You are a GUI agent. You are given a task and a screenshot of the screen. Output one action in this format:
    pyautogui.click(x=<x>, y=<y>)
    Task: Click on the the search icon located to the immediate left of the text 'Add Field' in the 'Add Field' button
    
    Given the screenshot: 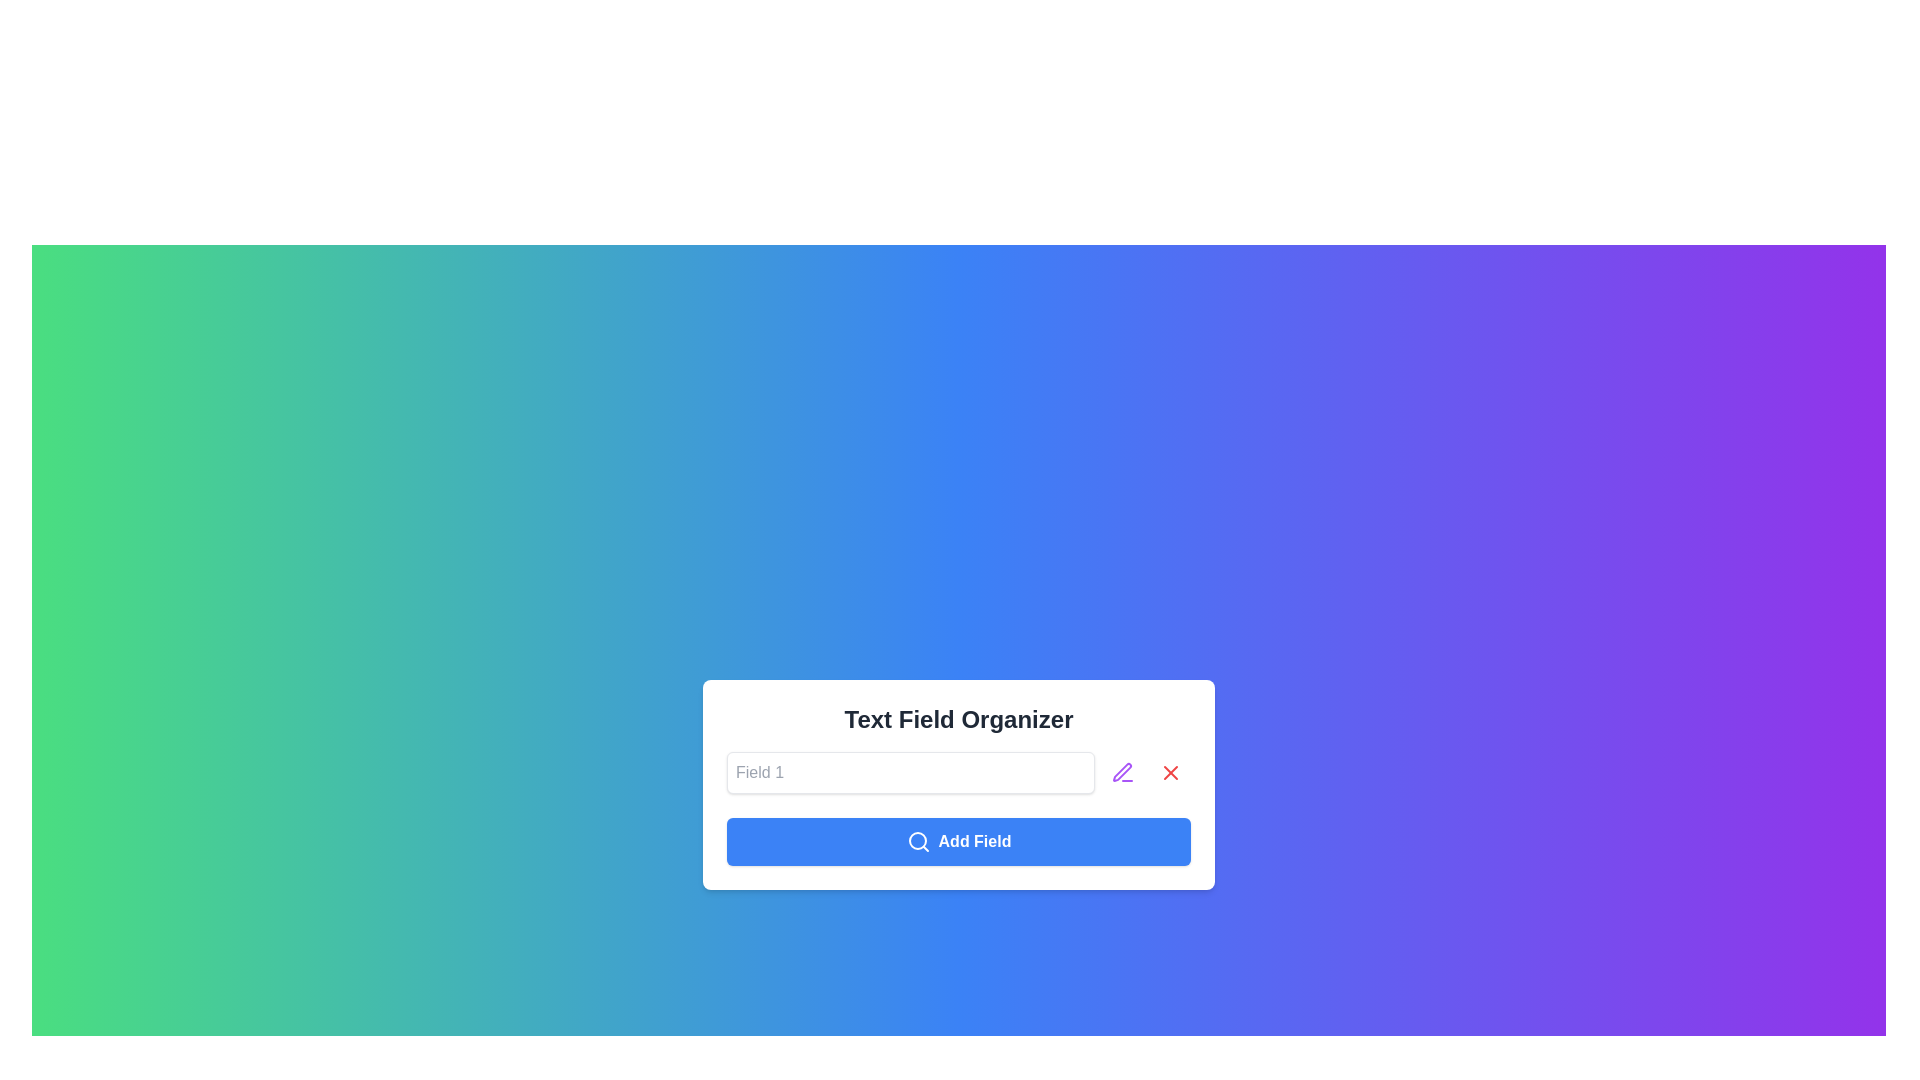 What is the action you would take?
    pyautogui.click(x=917, y=841)
    